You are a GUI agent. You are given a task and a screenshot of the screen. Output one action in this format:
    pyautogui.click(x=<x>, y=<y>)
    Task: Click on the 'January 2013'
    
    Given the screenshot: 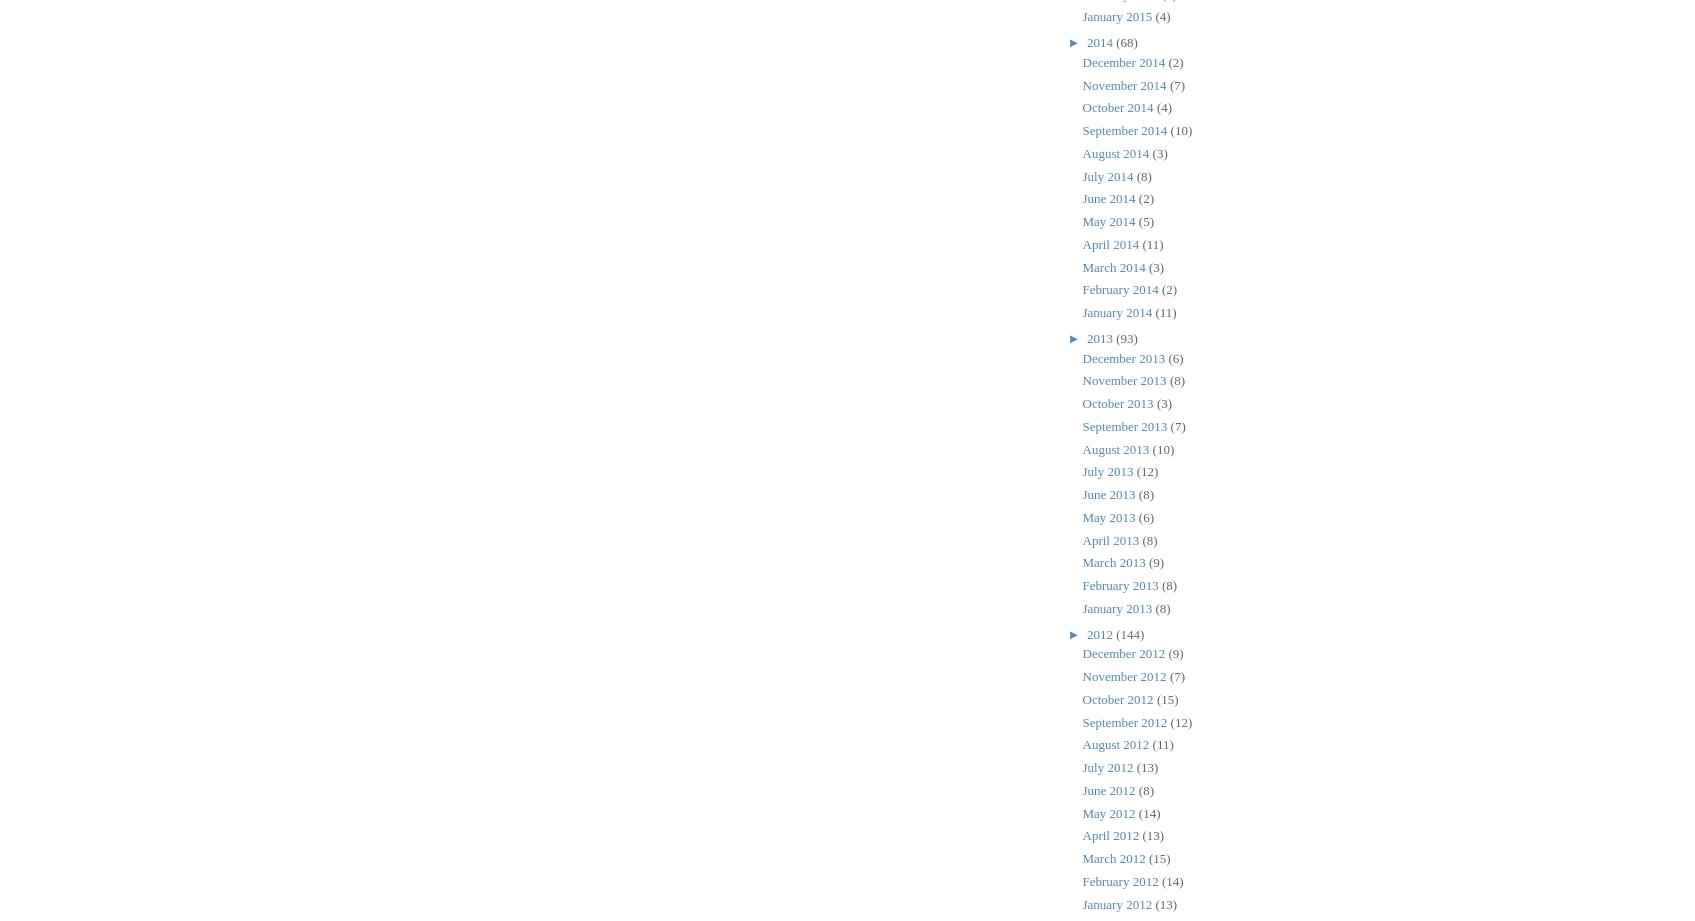 What is the action you would take?
    pyautogui.click(x=1081, y=606)
    